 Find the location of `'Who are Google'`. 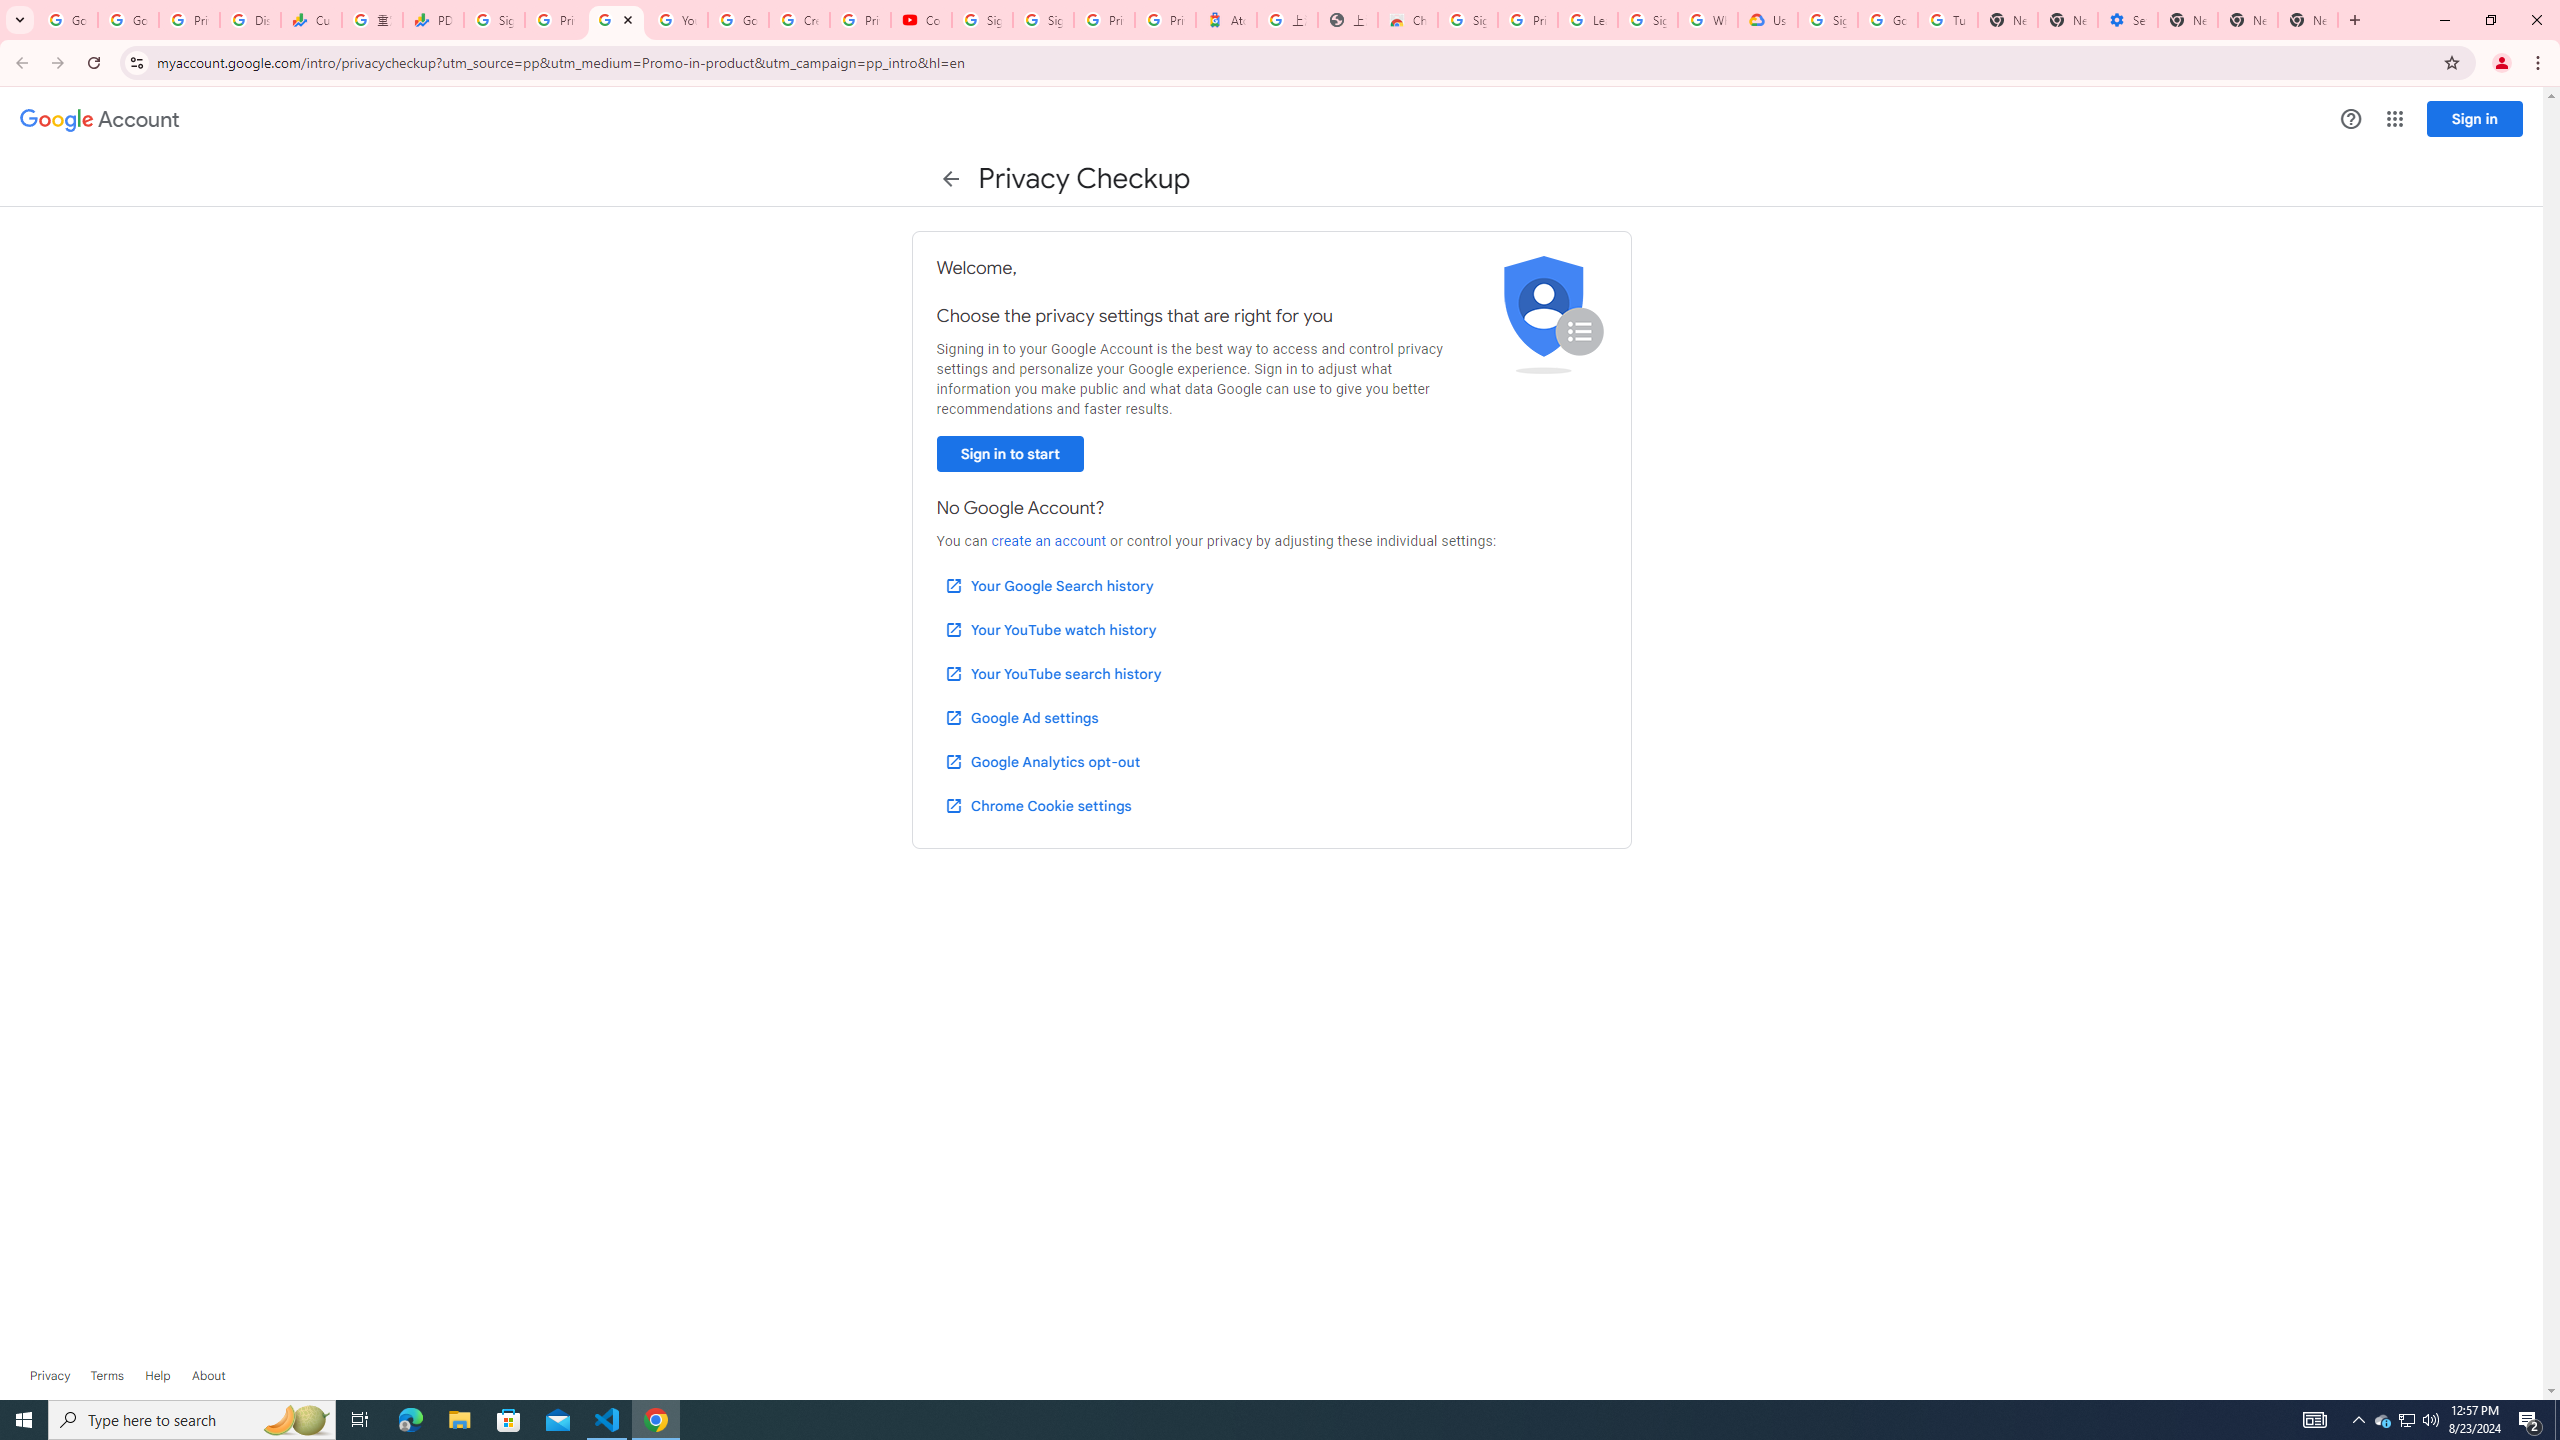

'Who are Google' is located at coordinates (1707, 19).